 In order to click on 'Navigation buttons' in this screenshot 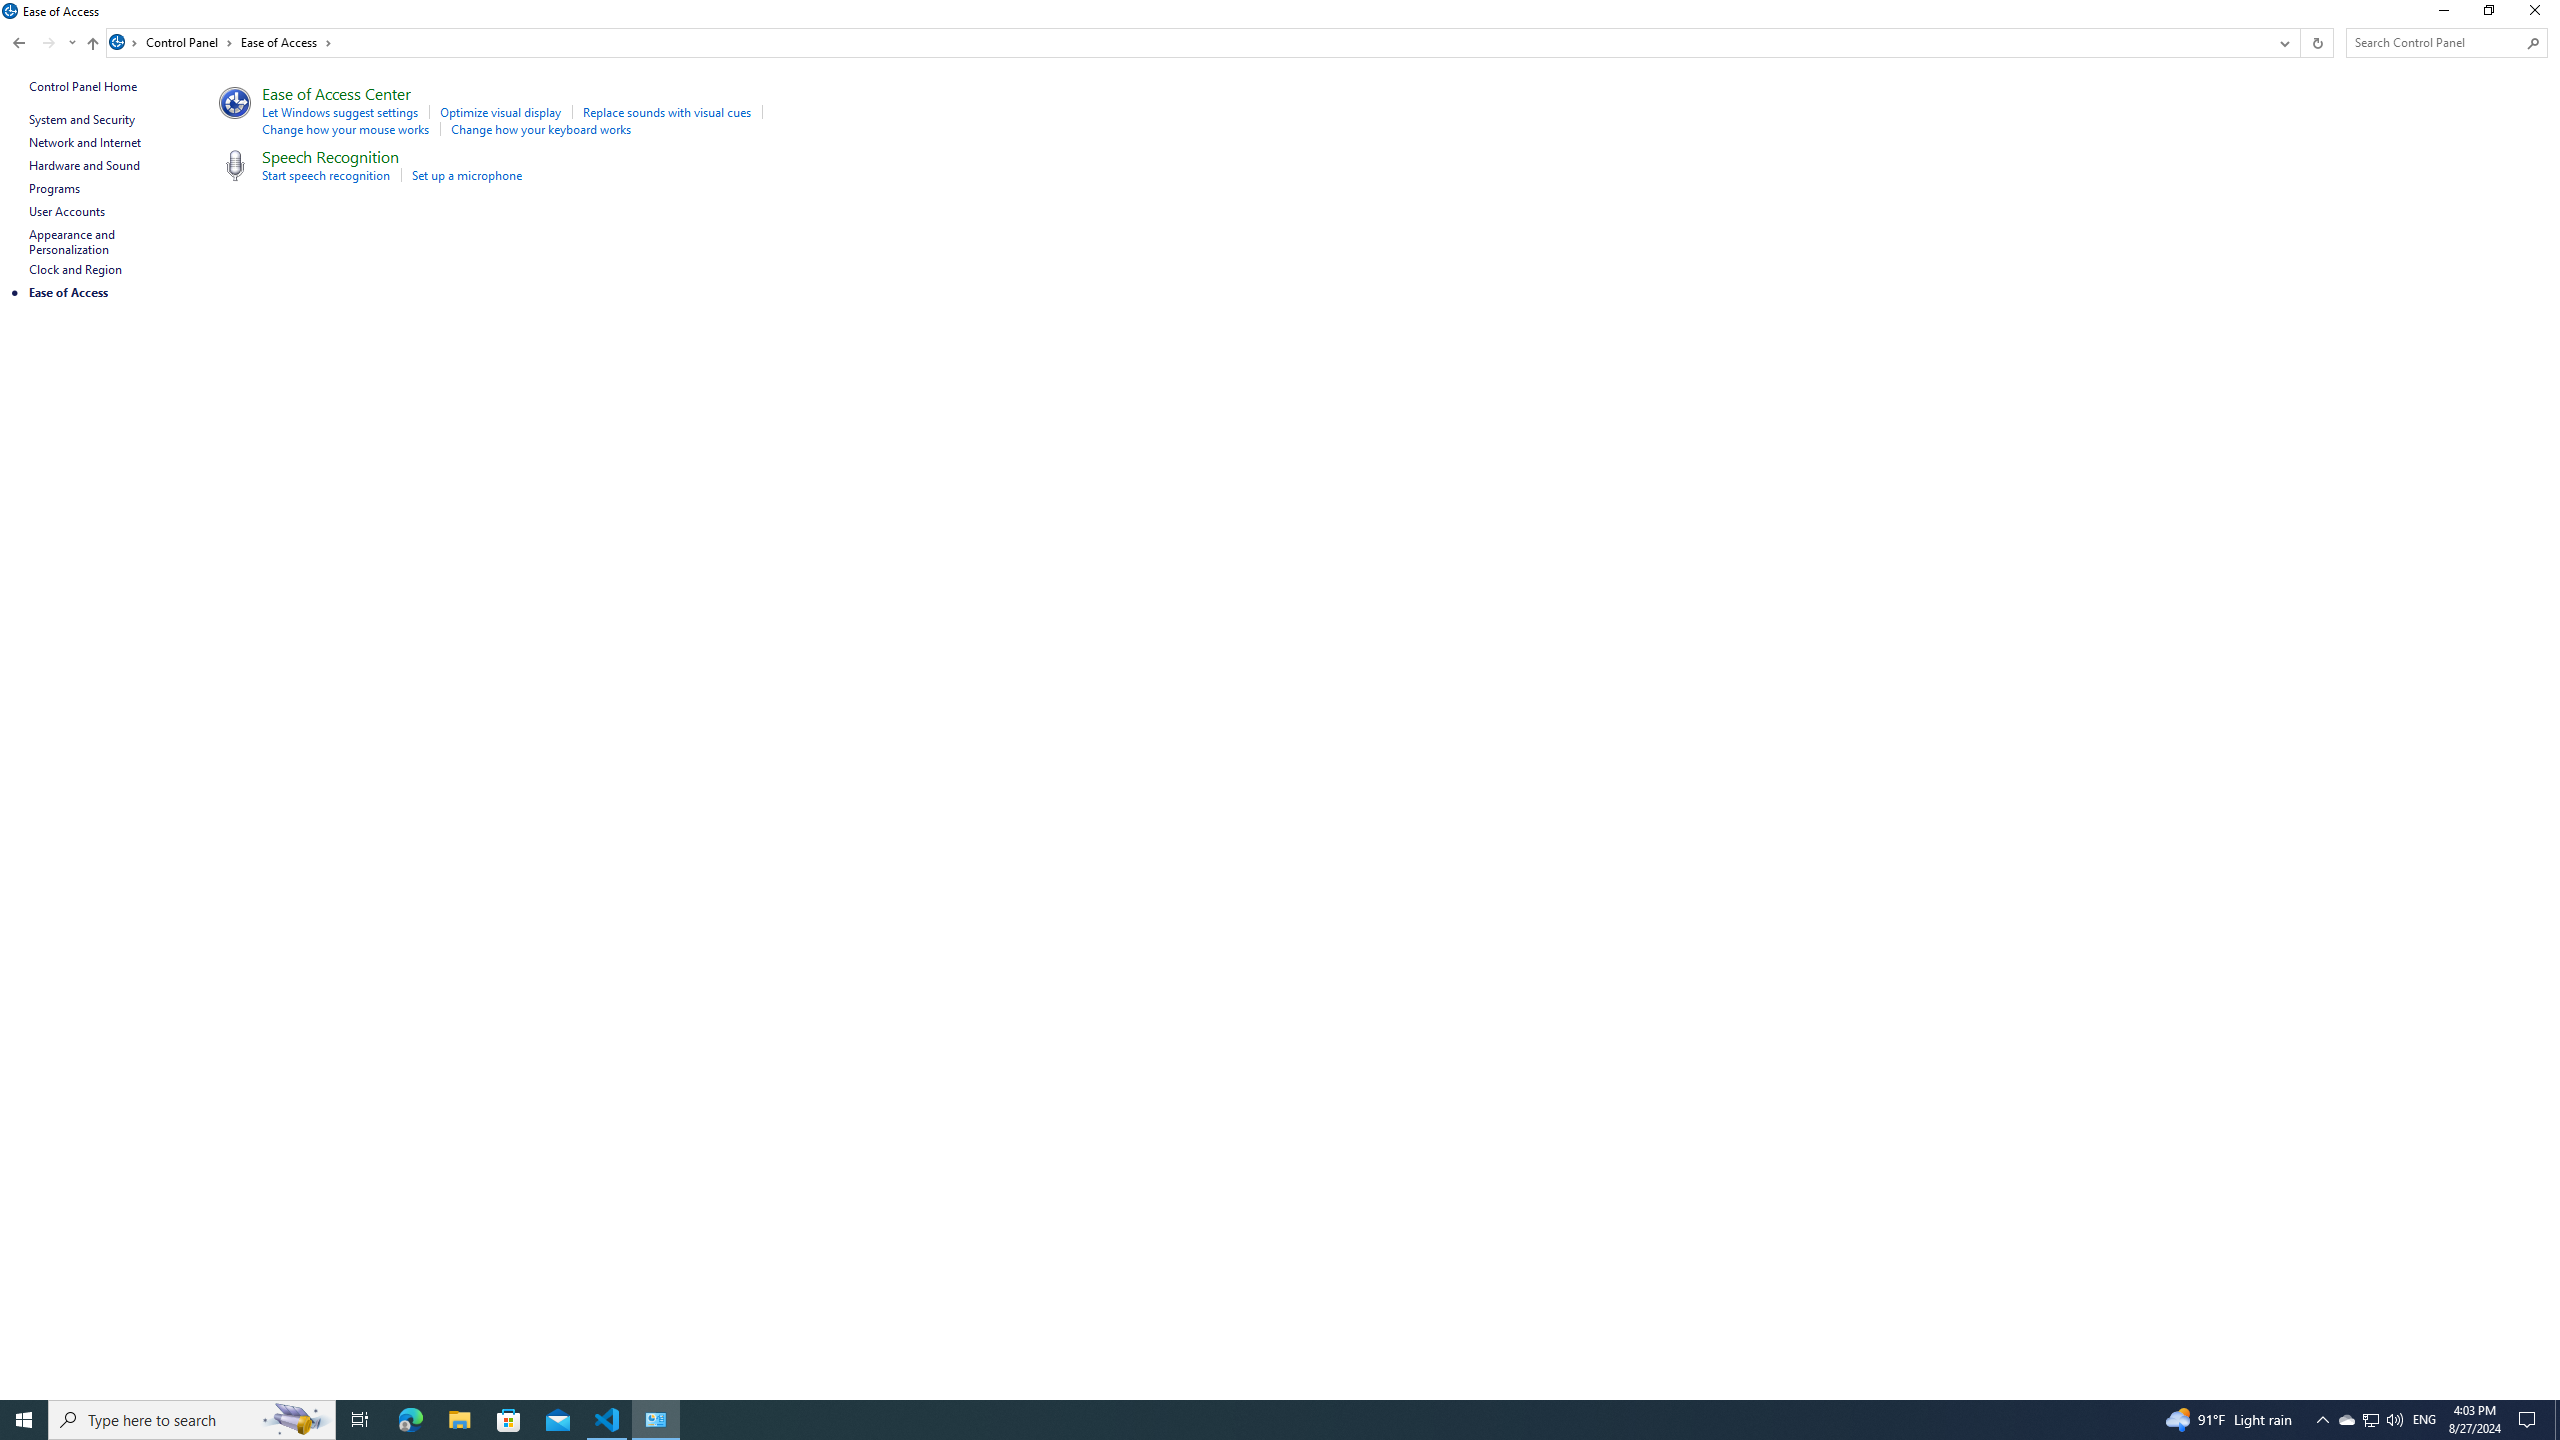, I will do `click(42, 42)`.